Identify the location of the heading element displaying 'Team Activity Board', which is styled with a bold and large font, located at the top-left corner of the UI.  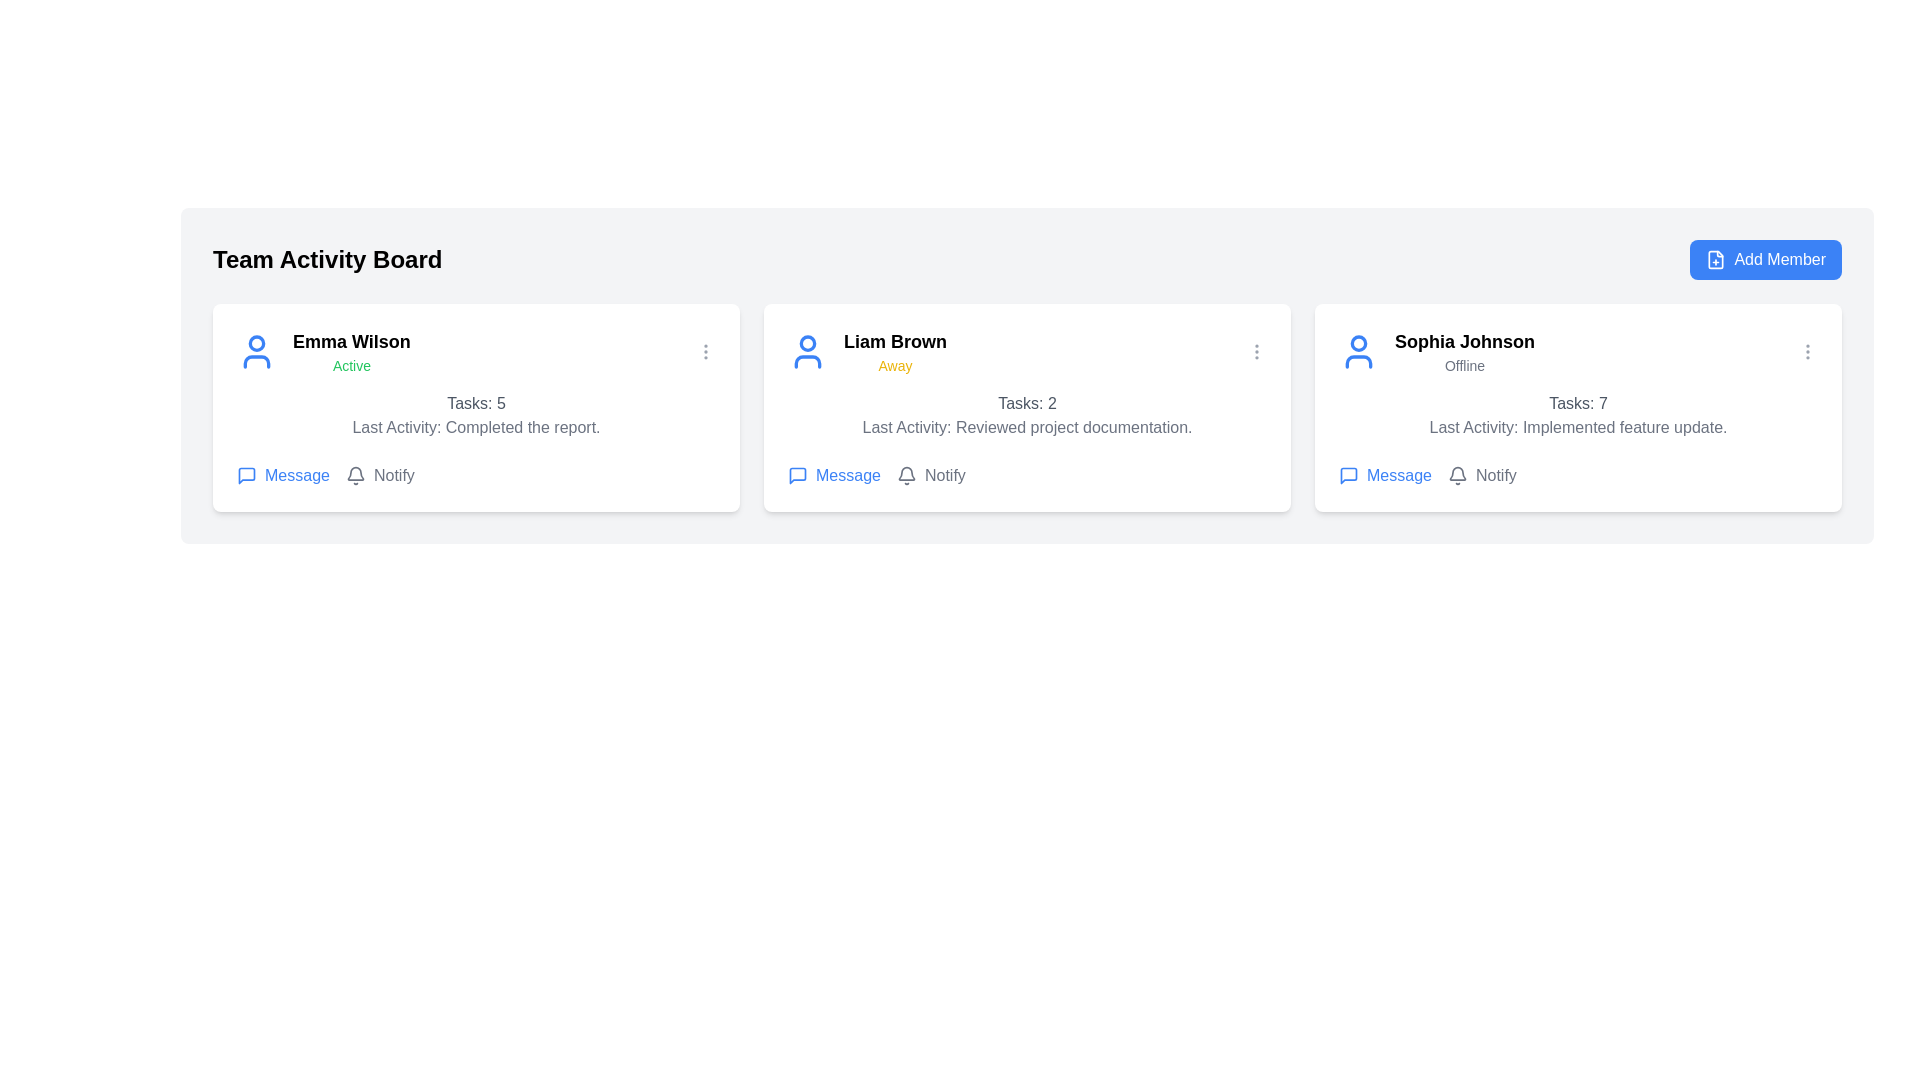
(327, 258).